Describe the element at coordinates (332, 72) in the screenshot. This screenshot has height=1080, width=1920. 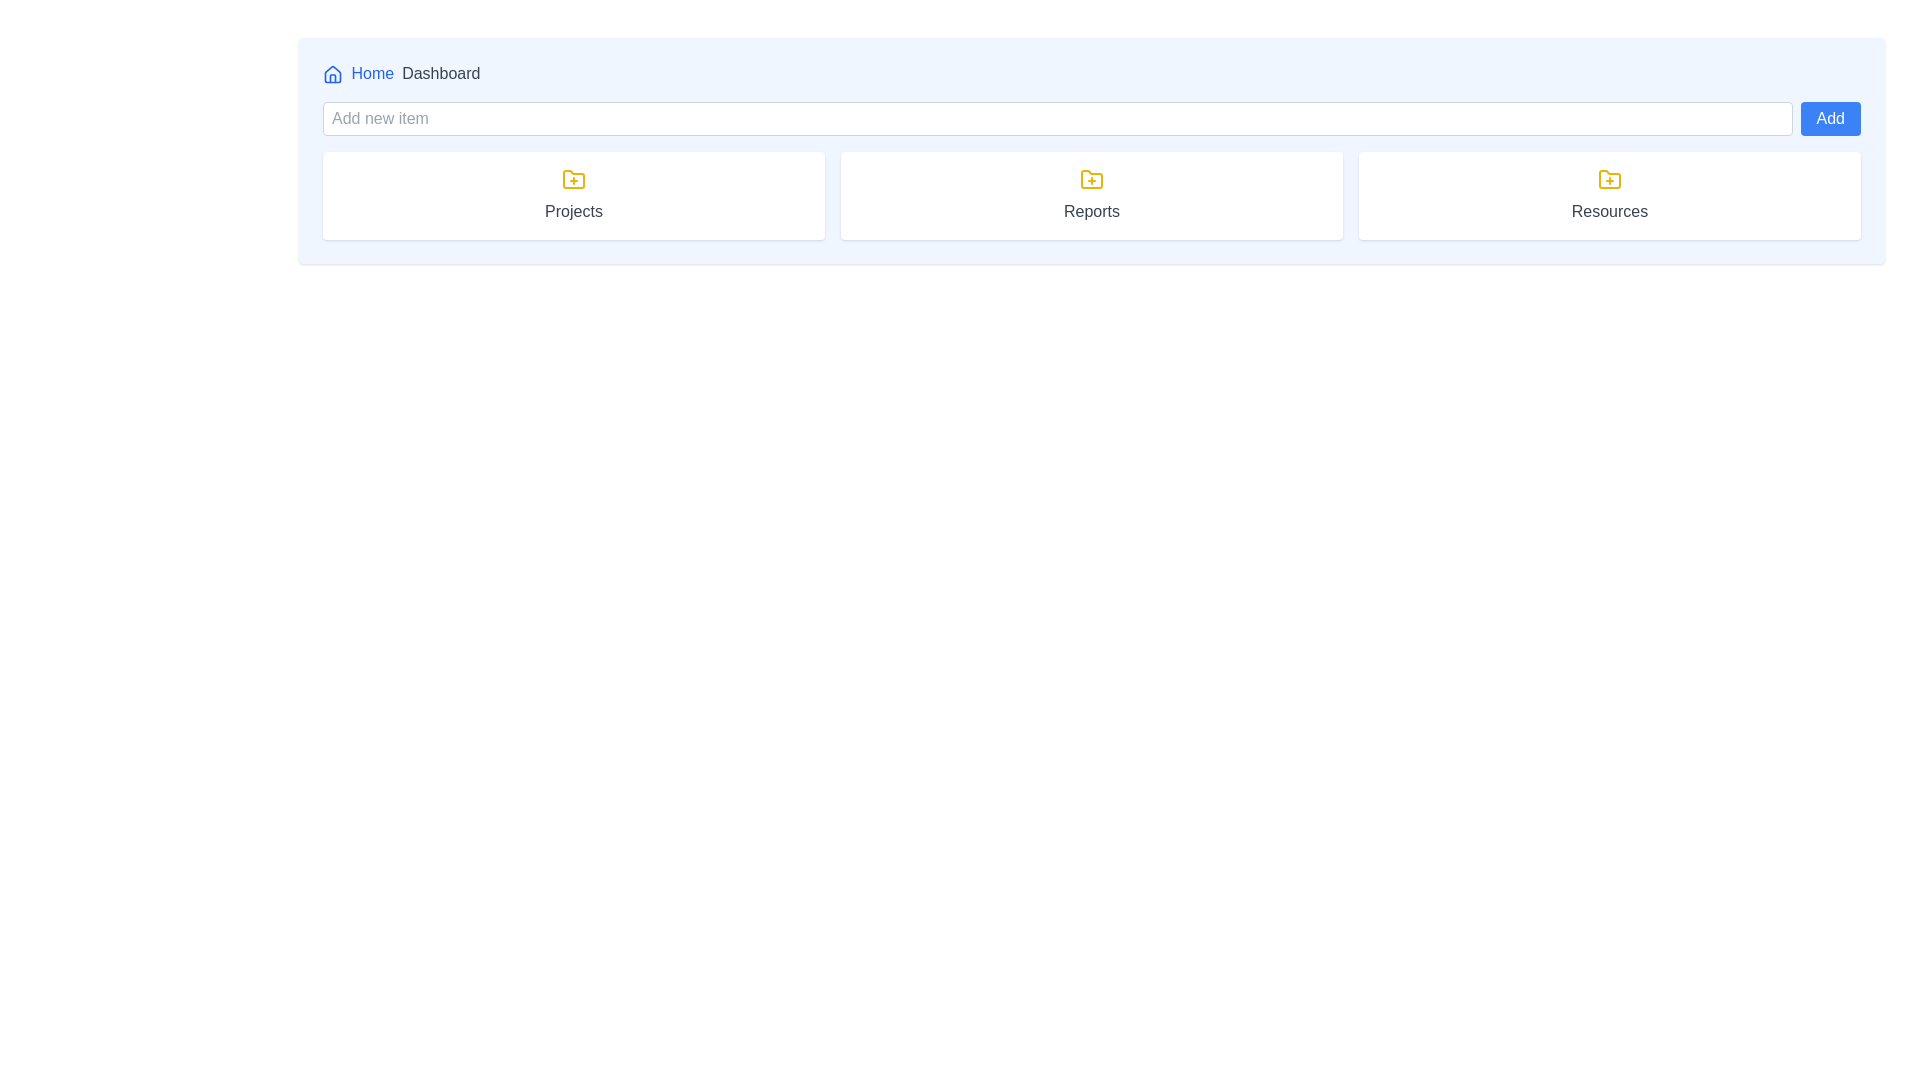
I see `the SVG house icon located at the top-left corner of the breadcrumb navigation` at that location.